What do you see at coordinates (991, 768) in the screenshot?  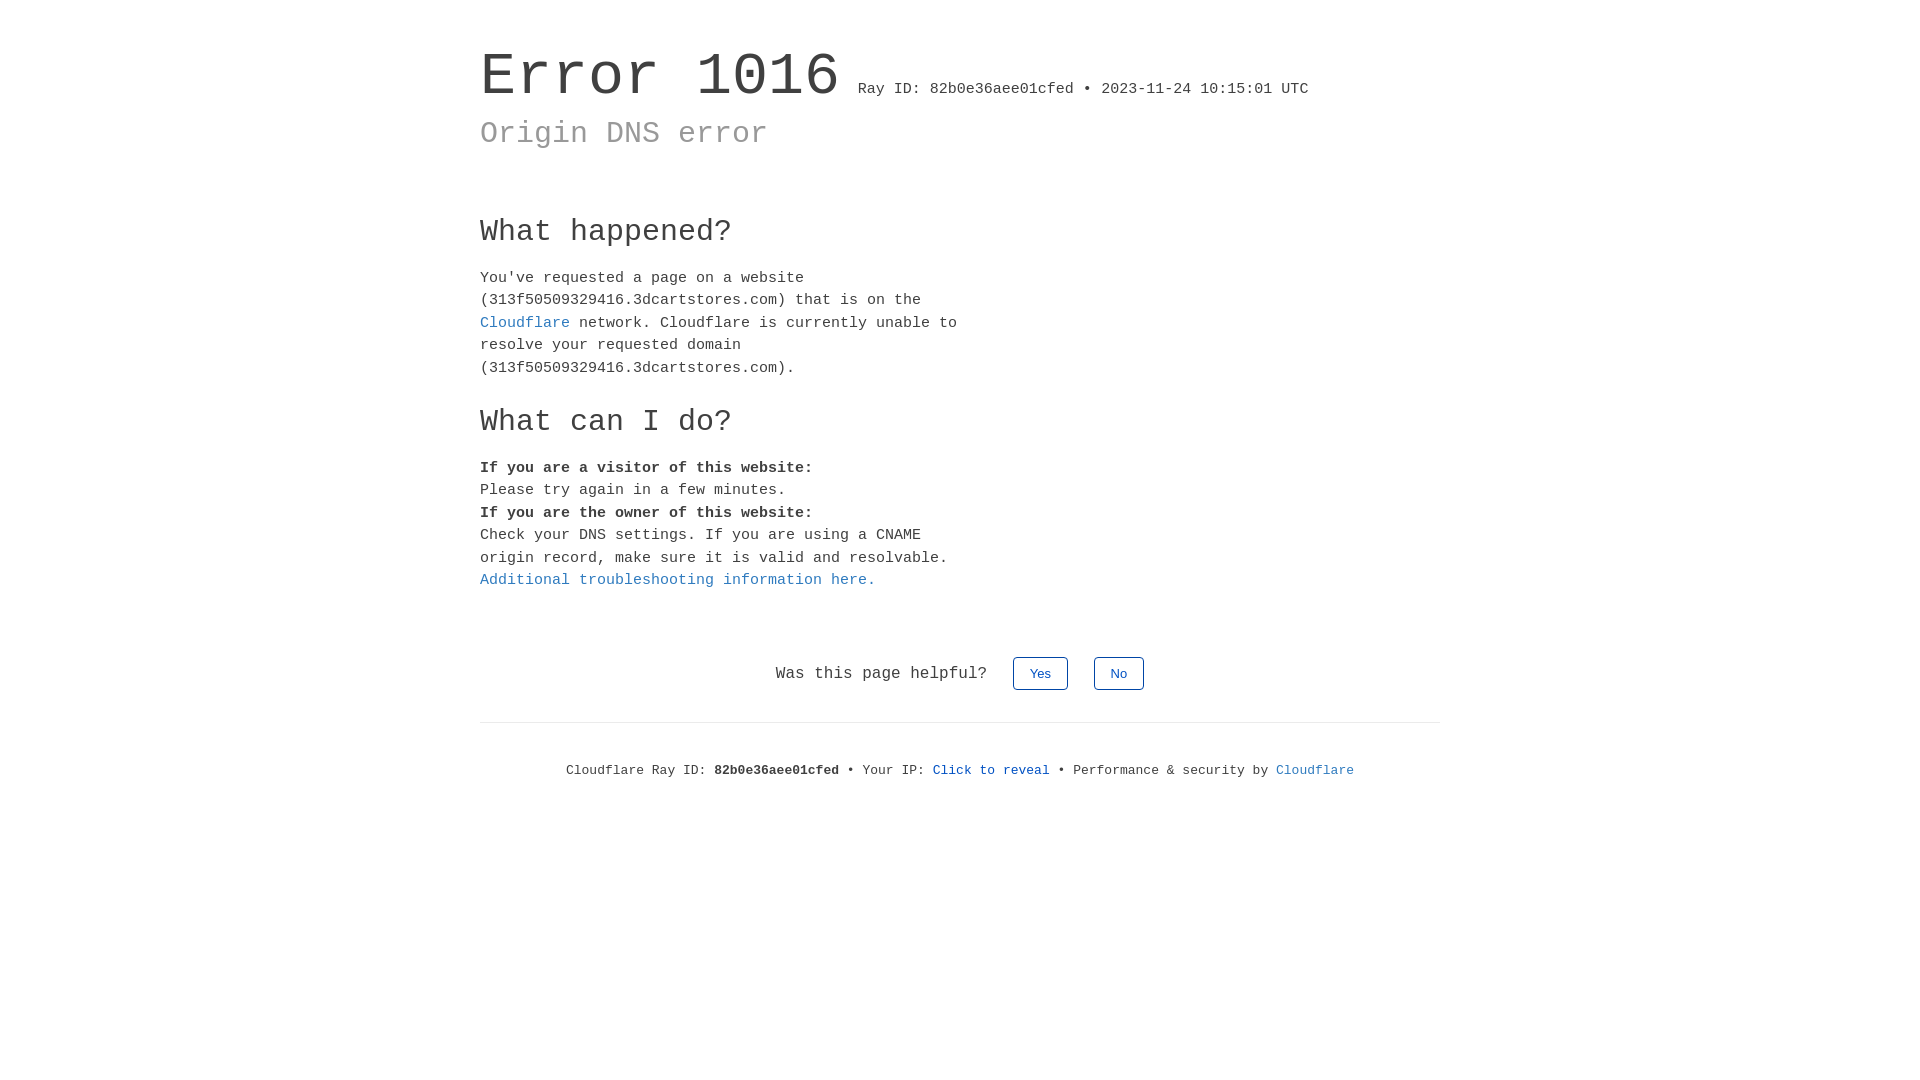 I see `'Click to reveal'` at bounding box center [991, 768].